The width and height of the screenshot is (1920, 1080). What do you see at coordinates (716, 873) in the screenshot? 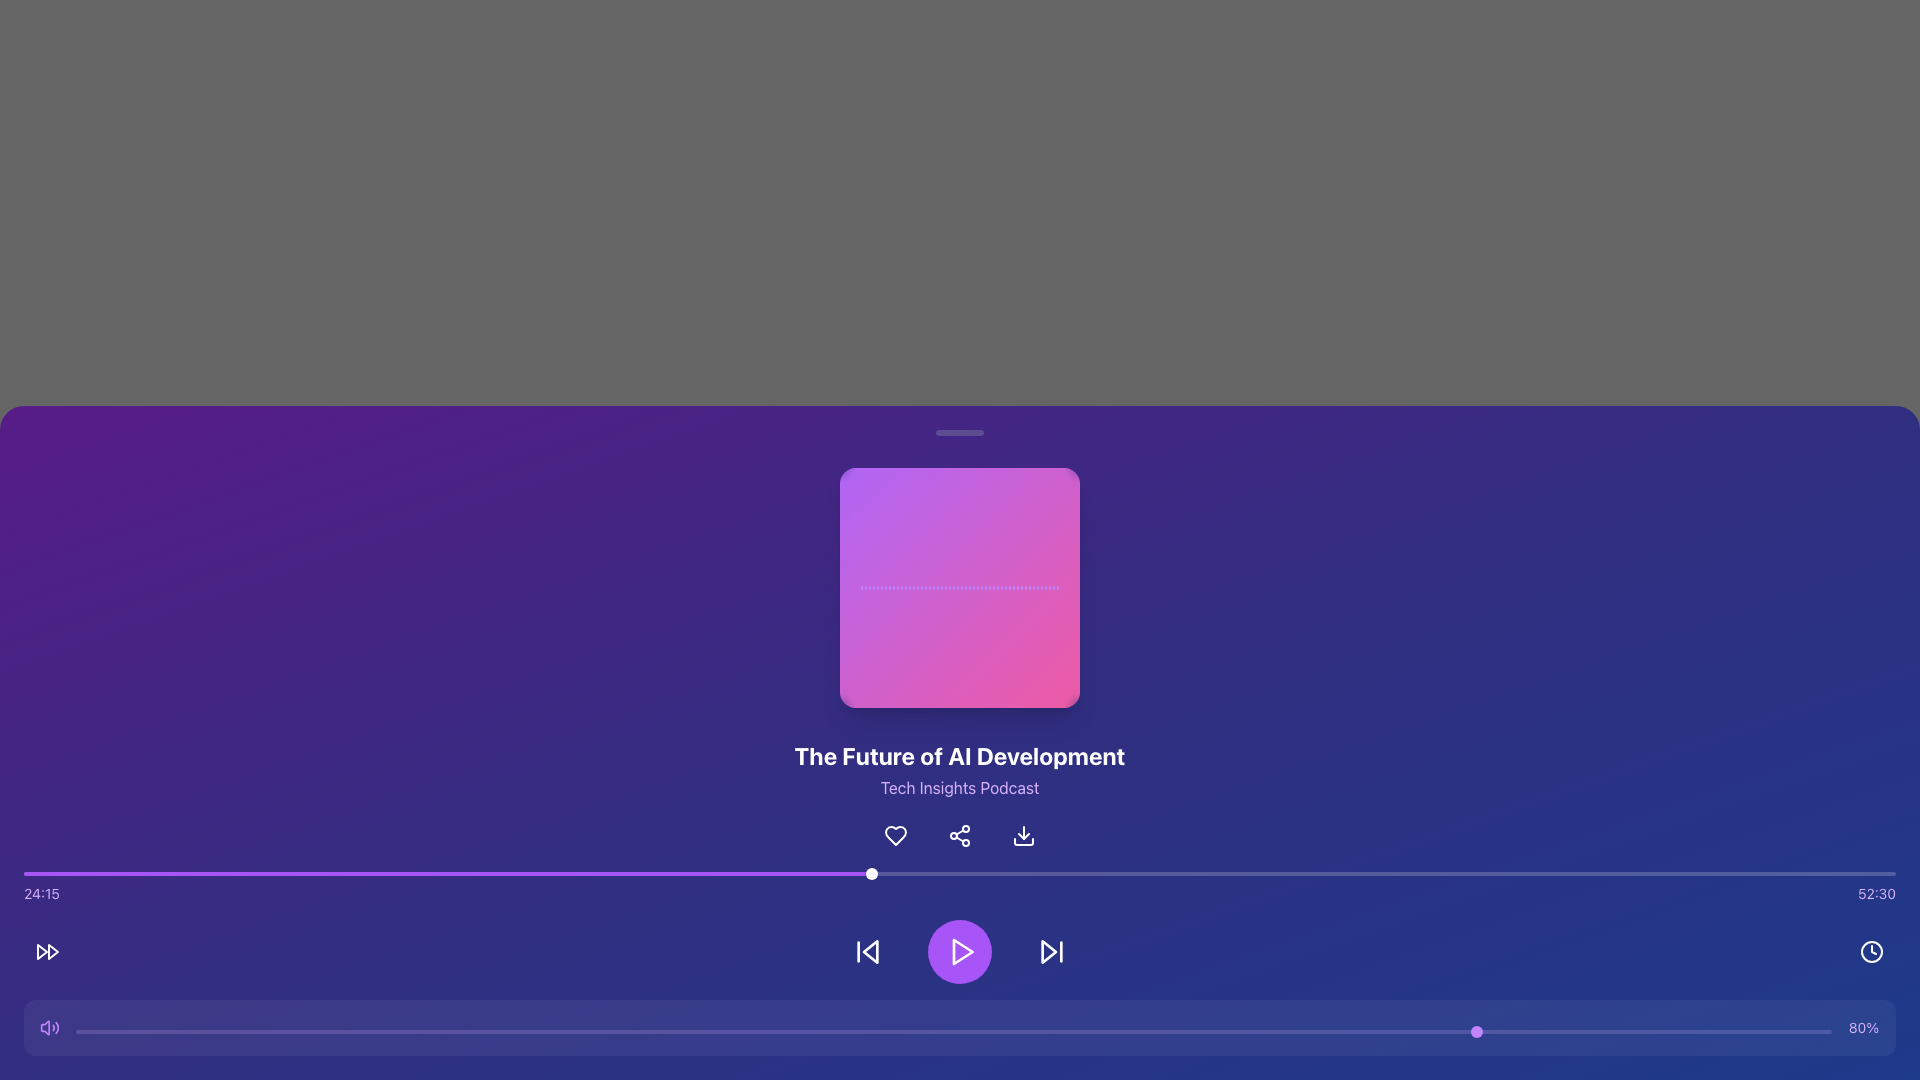
I see `progress` at bounding box center [716, 873].